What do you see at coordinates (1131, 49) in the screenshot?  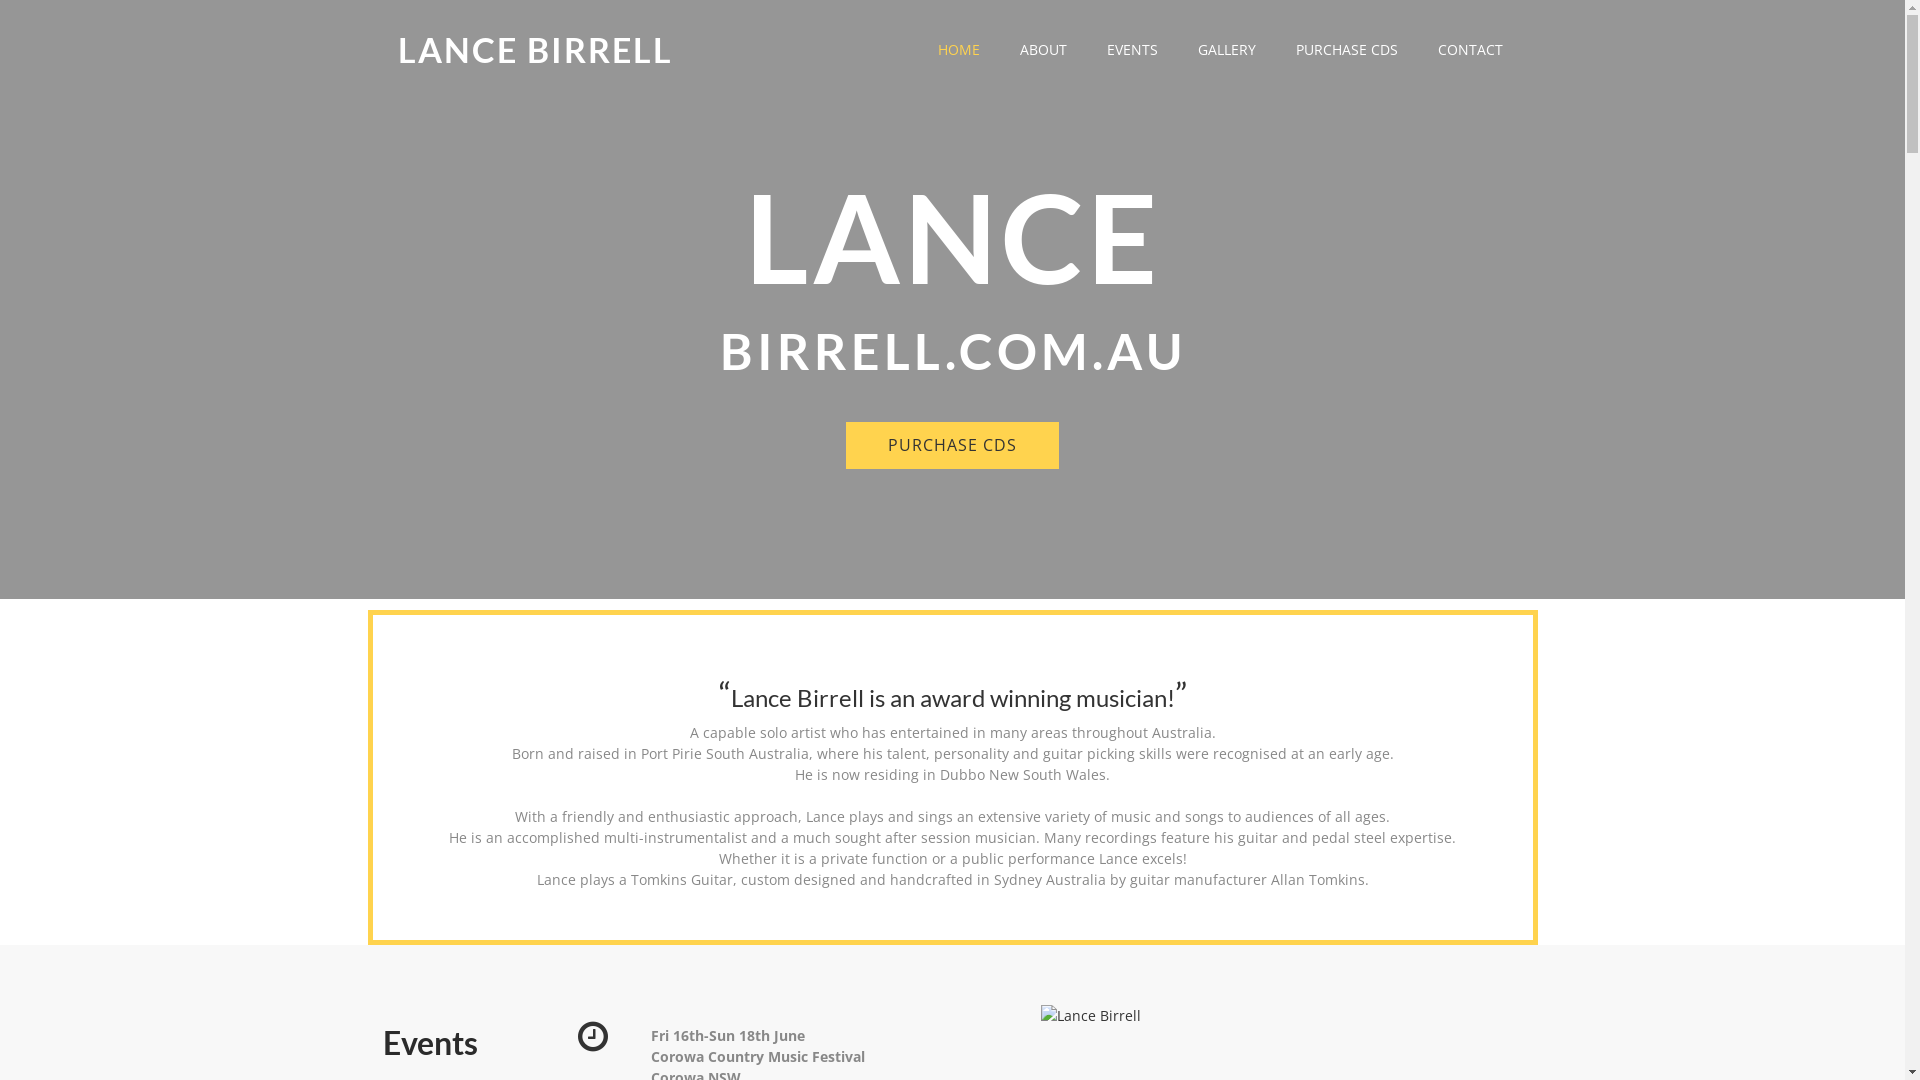 I see `'EVENTS'` at bounding box center [1131, 49].